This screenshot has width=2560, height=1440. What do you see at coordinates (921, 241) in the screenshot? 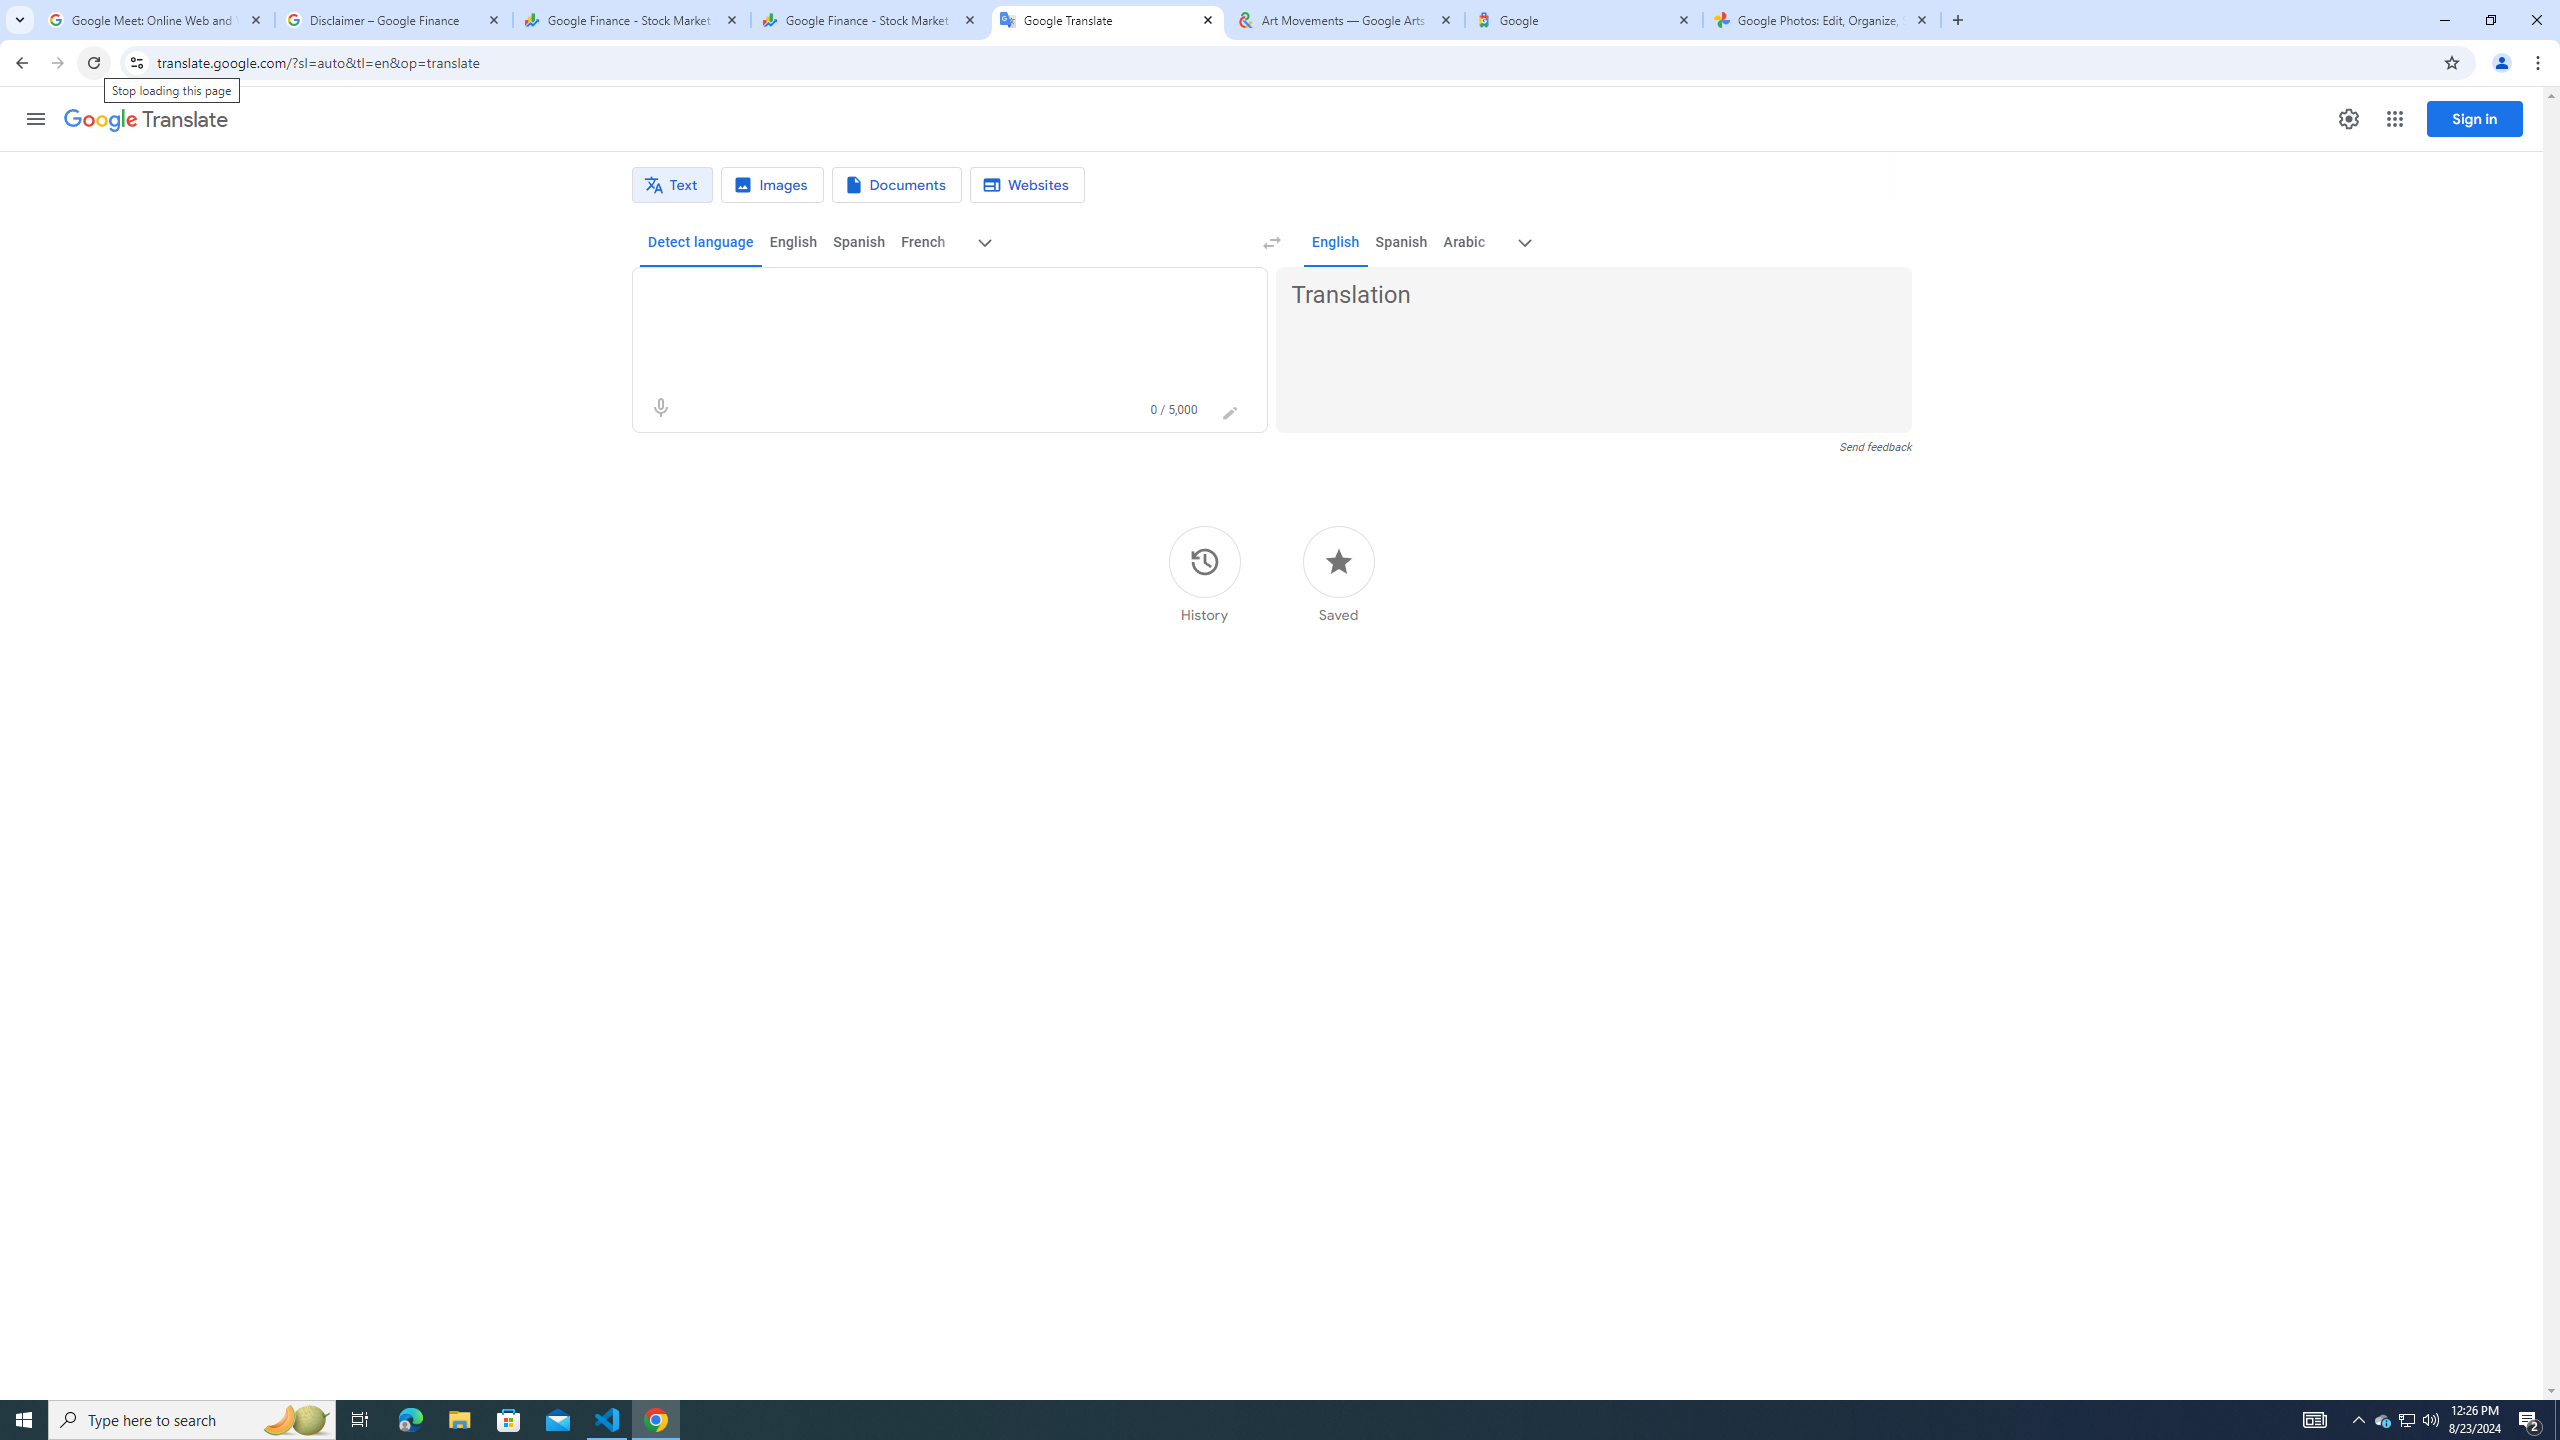
I see `'French'` at bounding box center [921, 241].